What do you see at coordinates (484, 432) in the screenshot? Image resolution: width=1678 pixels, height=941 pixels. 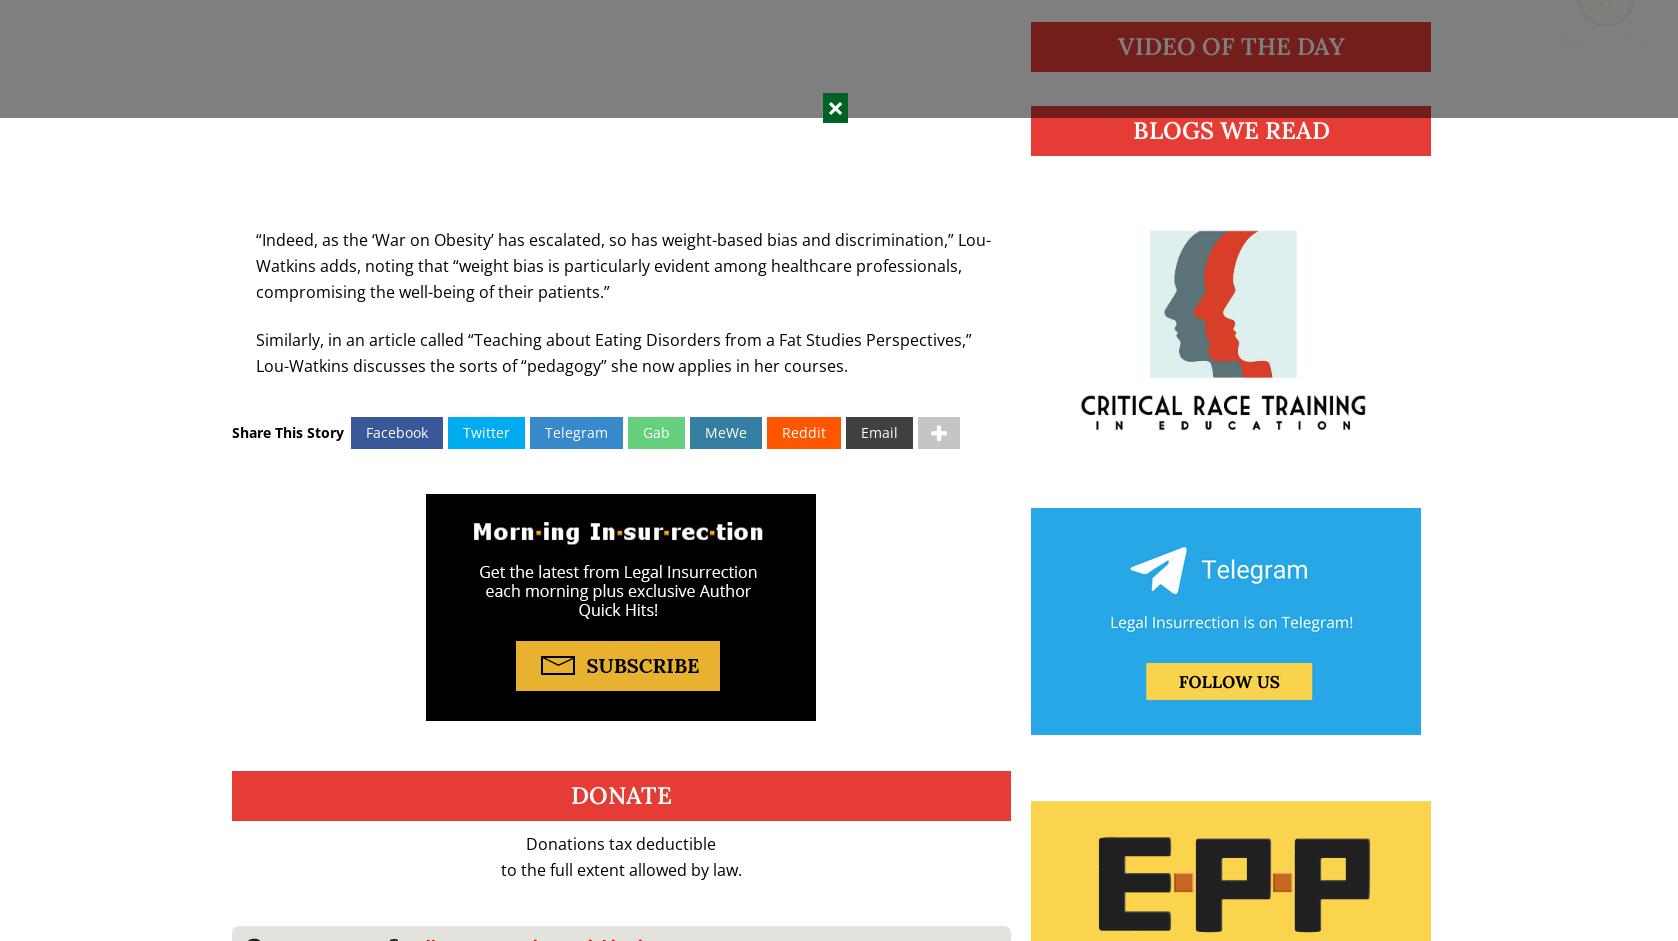 I see `'Twitter'` at bounding box center [484, 432].